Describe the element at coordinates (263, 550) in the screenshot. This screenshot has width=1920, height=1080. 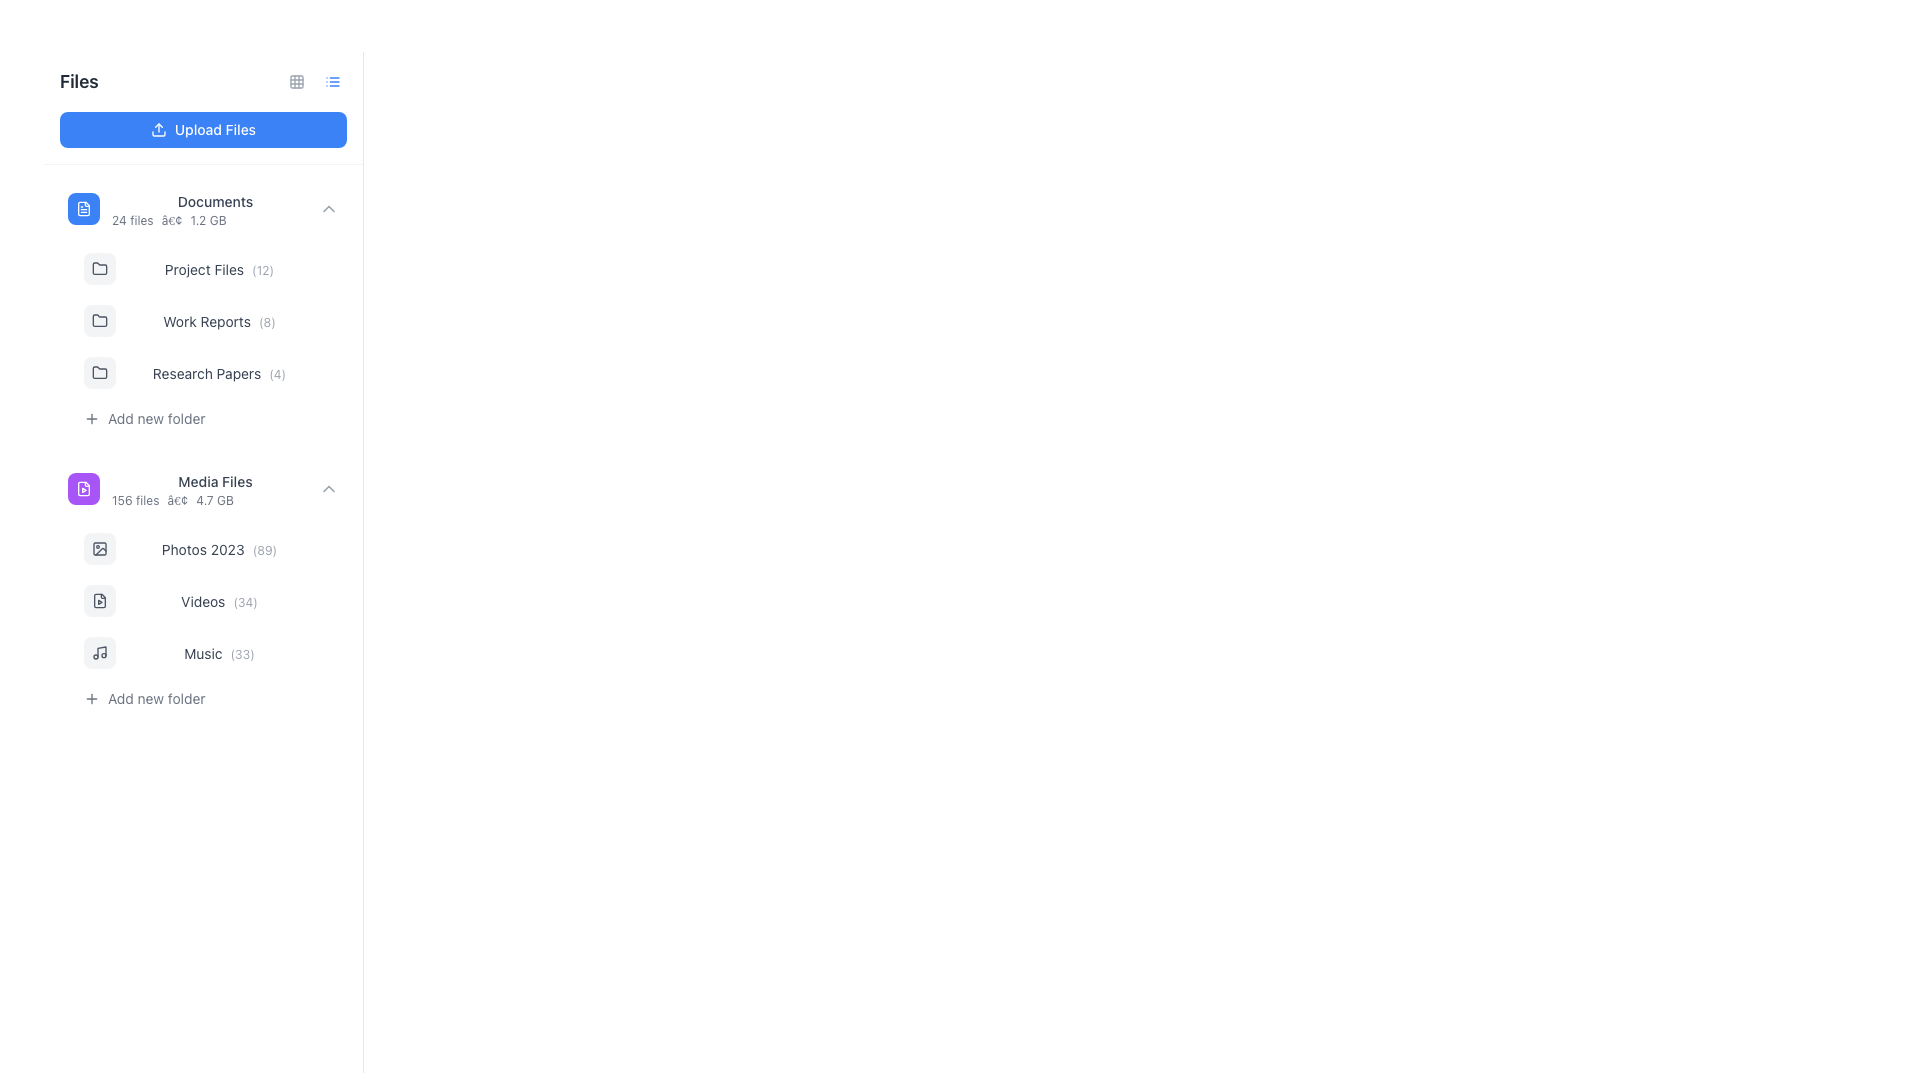
I see `the text label '(89)' indicating a count, positioned next to 'Photos 2023' in the expandable list under 'Media Files' in the left-hand navigation panel` at that location.